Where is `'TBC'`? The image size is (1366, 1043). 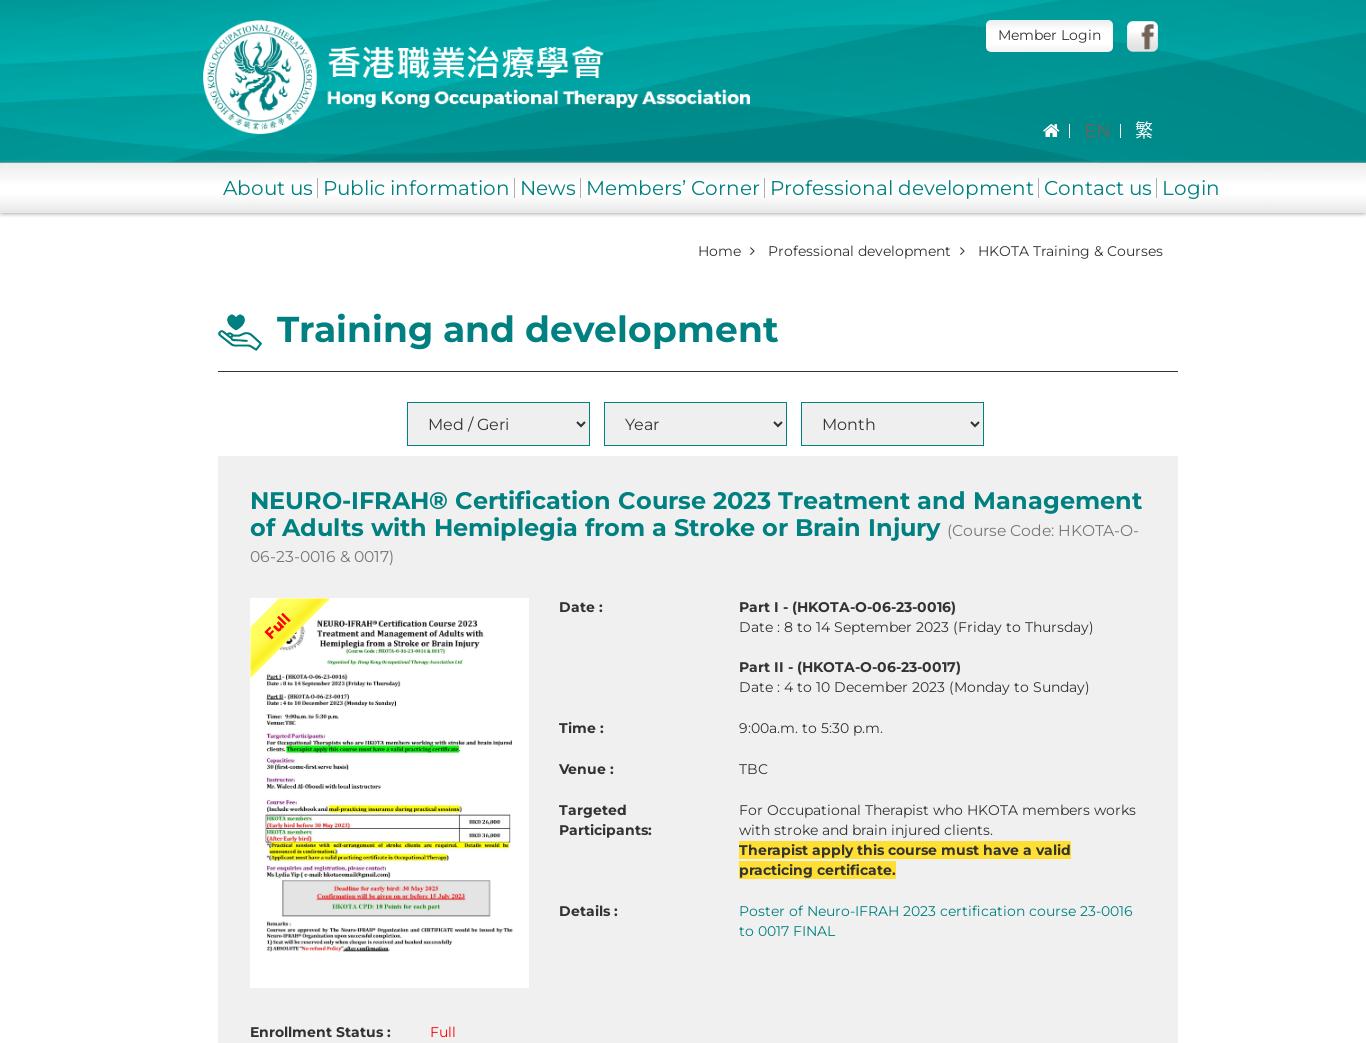
'TBC' is located at coordinates (752, 768).